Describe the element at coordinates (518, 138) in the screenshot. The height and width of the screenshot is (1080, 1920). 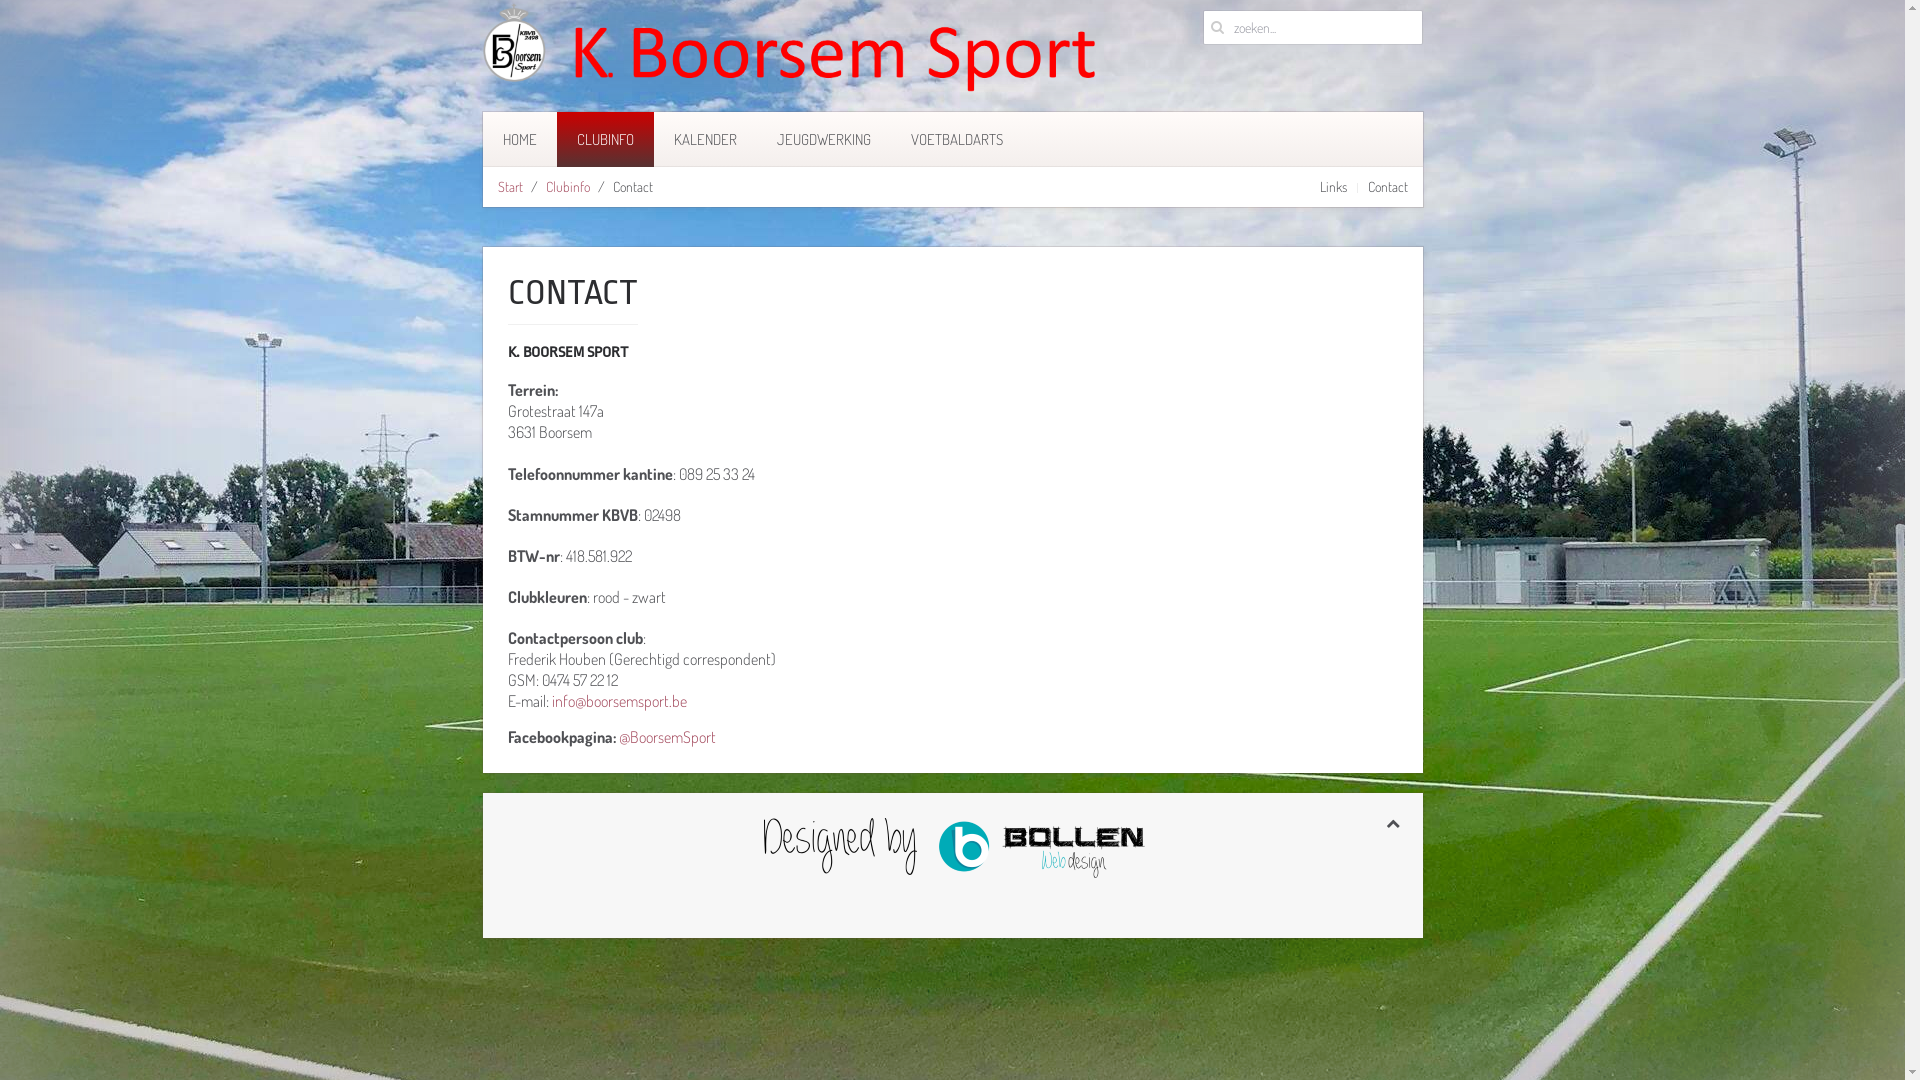
I see `'HOME'` at that location.